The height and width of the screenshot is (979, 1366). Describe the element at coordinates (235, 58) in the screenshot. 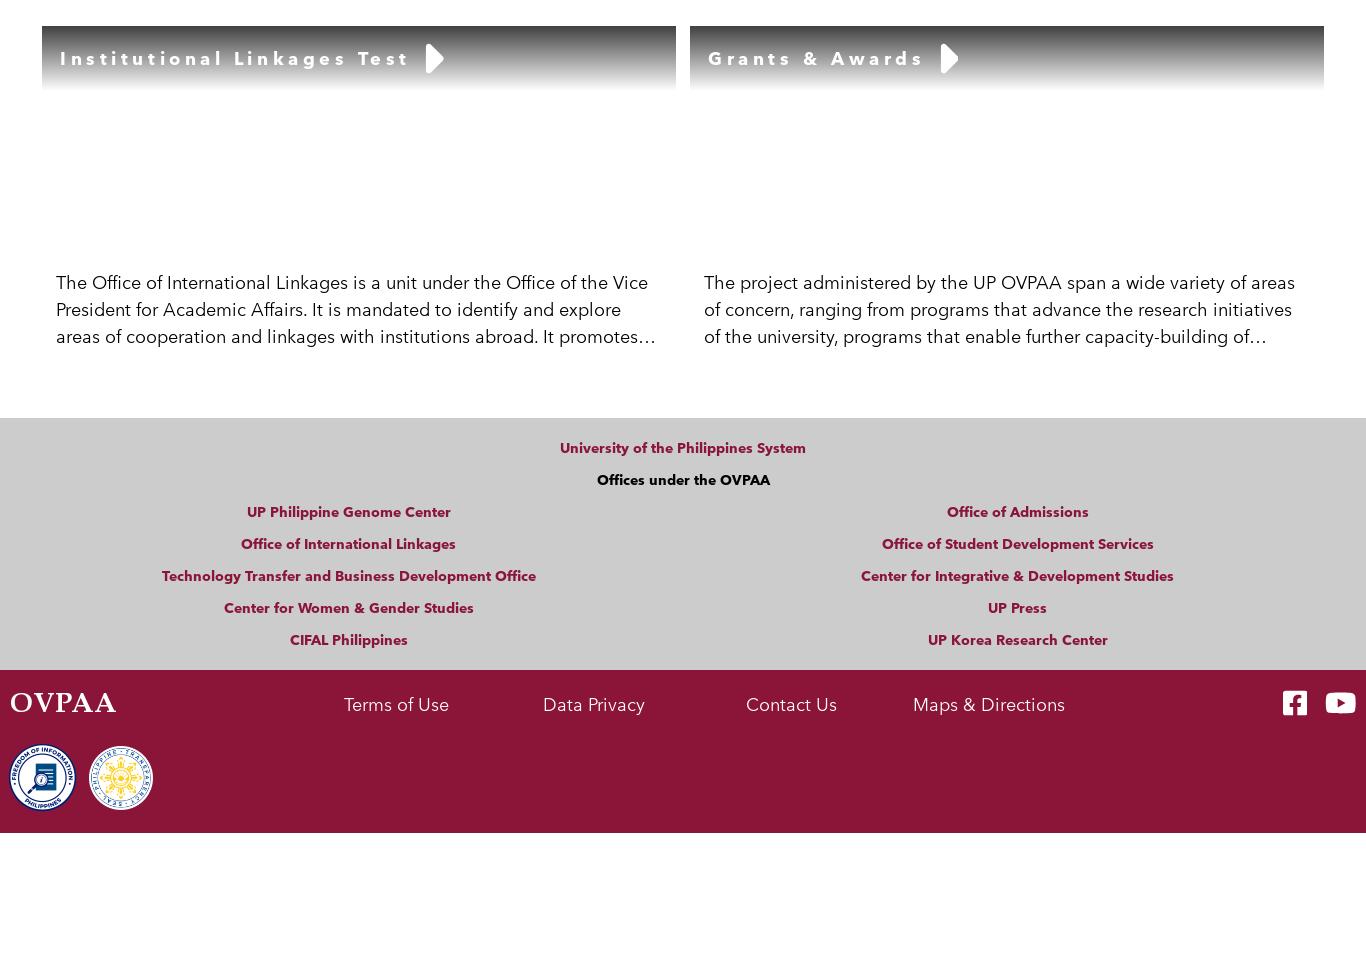

I see `'Institutional Linkages Test'` at that location.